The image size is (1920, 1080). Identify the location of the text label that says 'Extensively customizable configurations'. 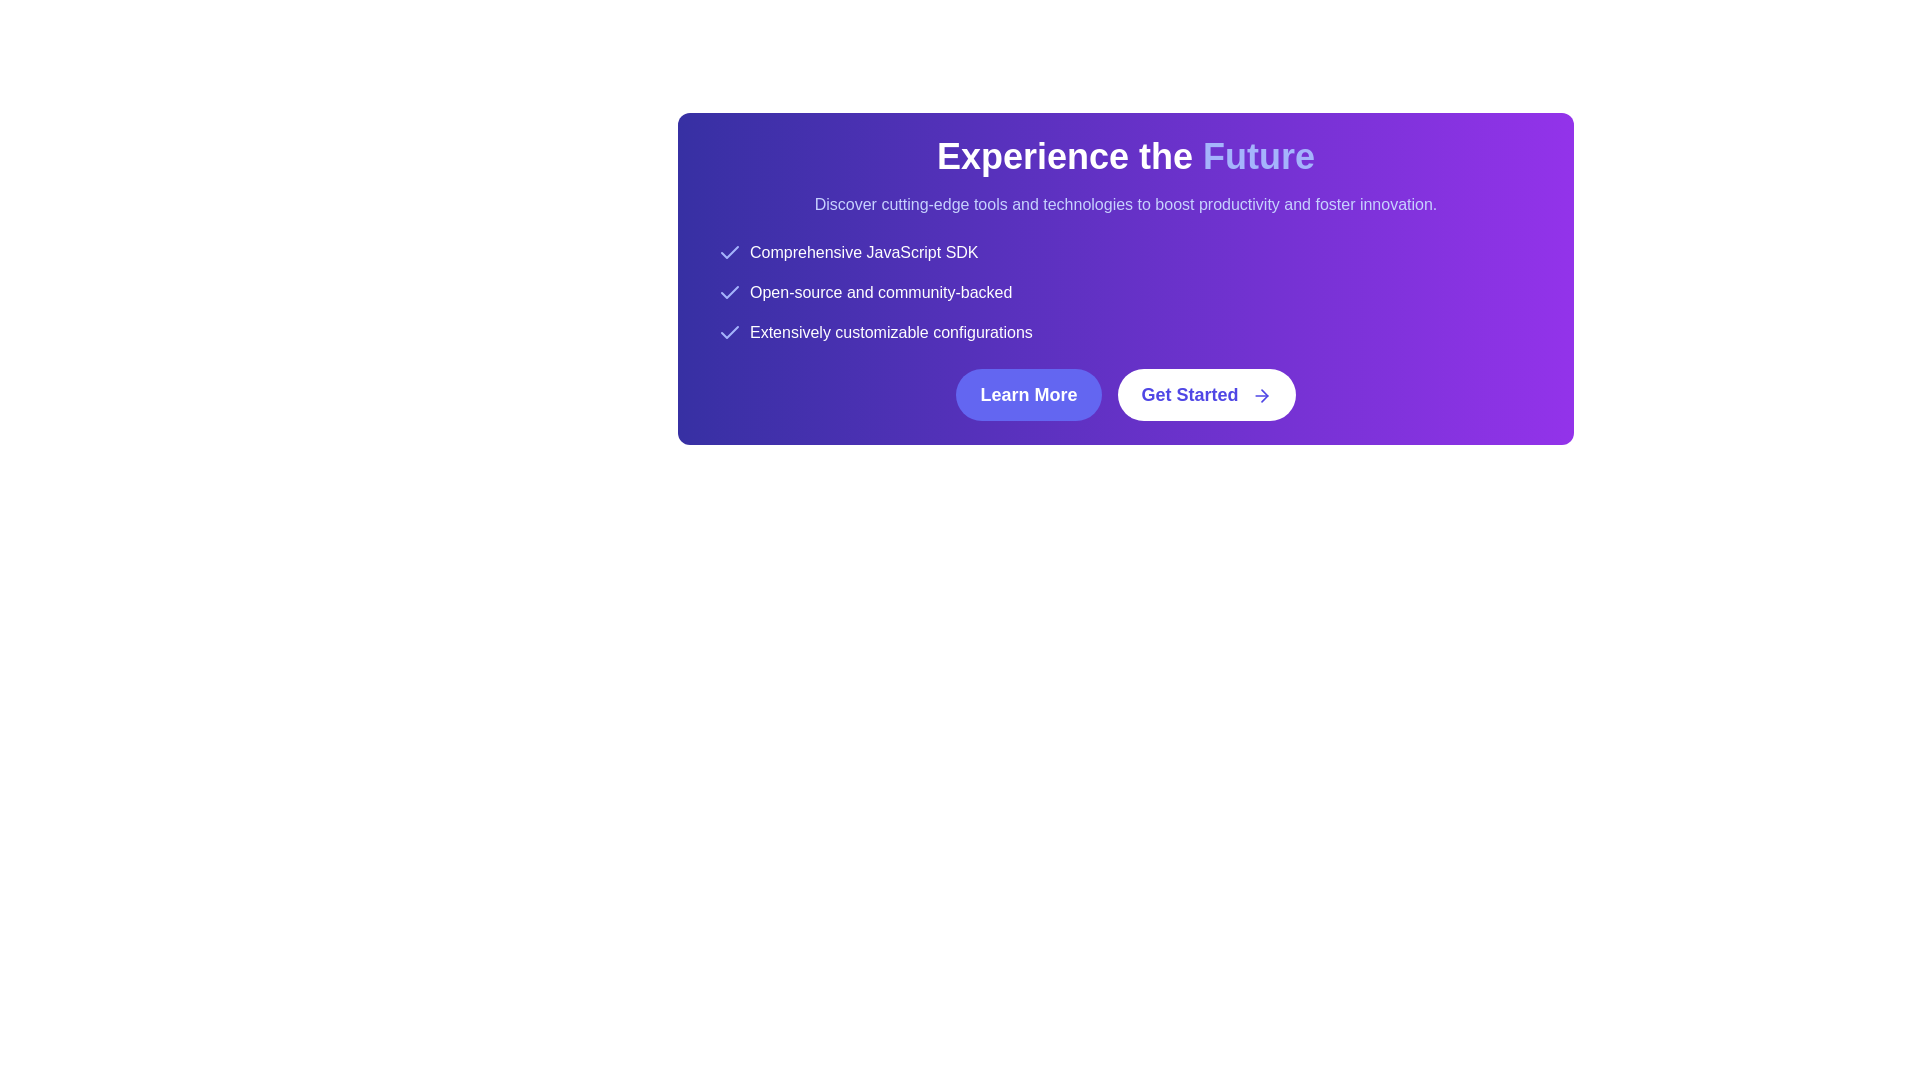
(890, 331).